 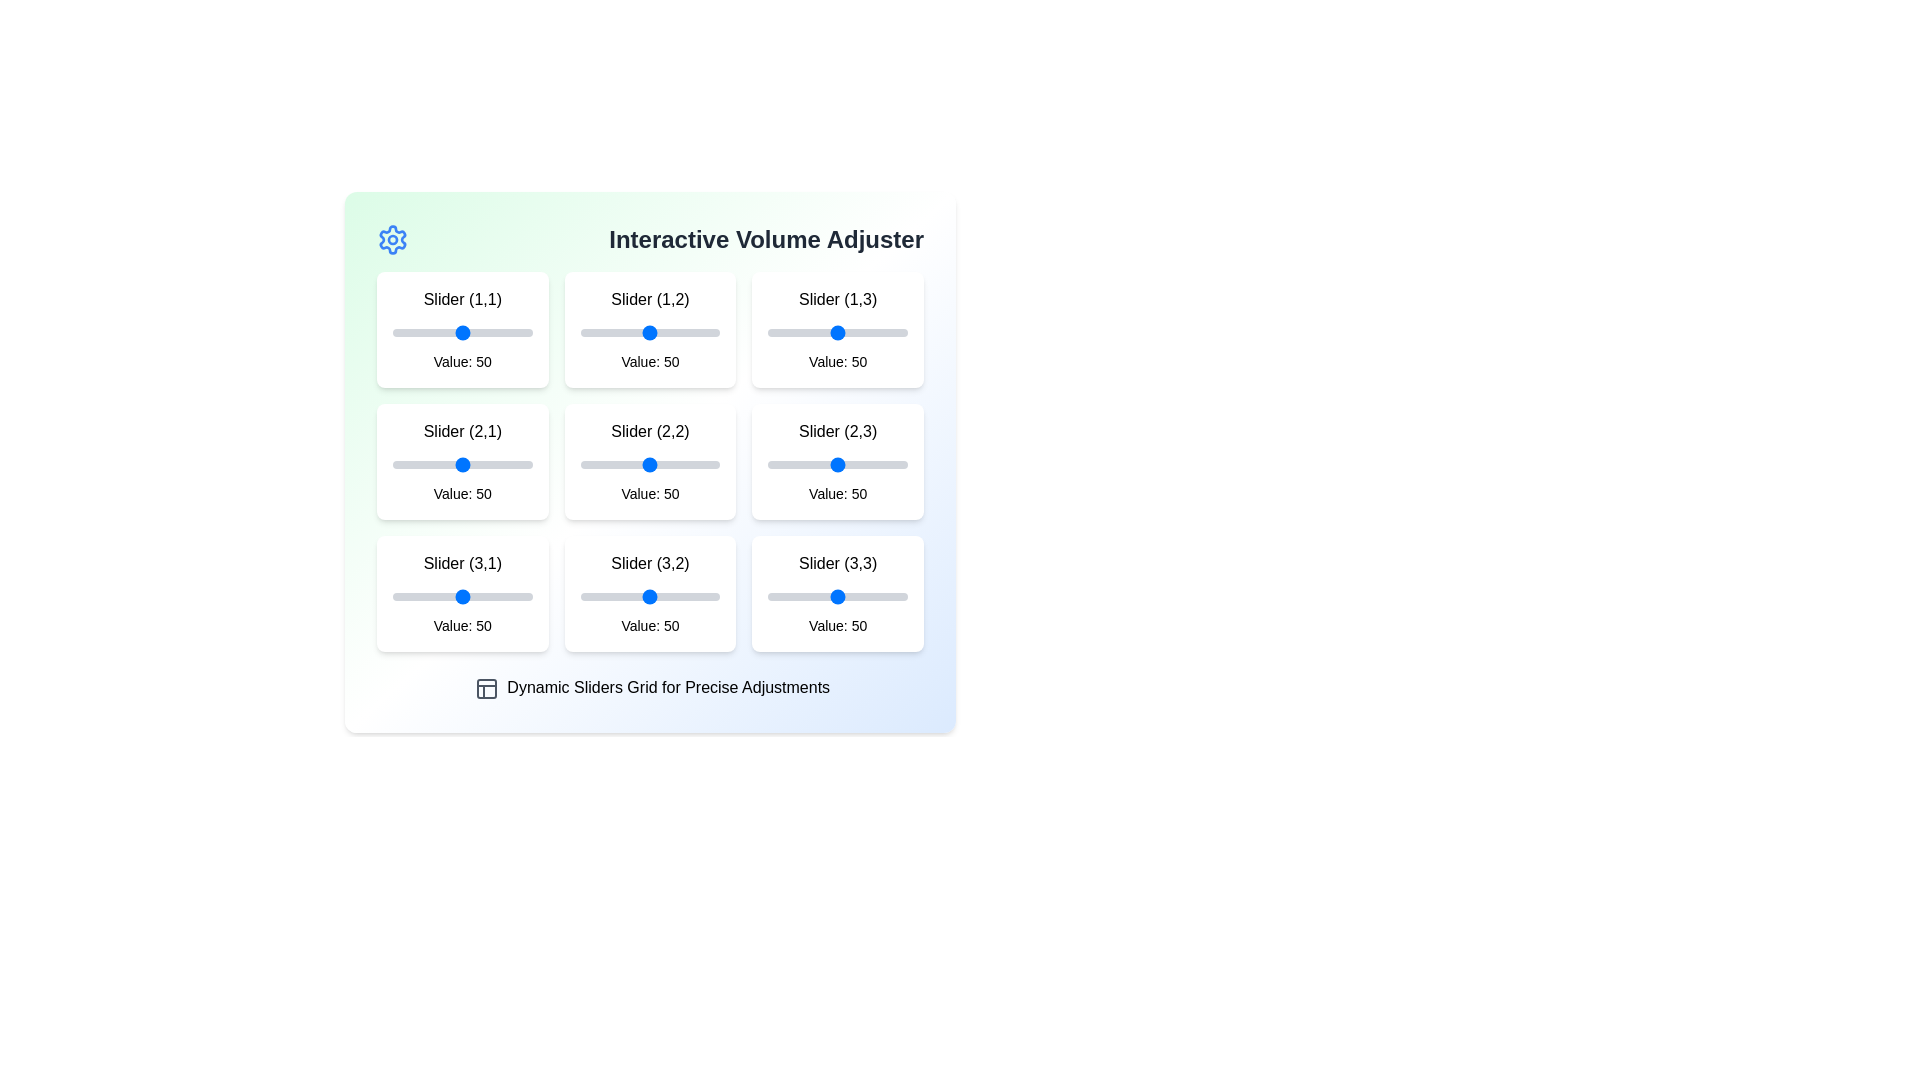 I want to click on the settings icon located at the top-left corner of the component, so click(x=393, y=238).